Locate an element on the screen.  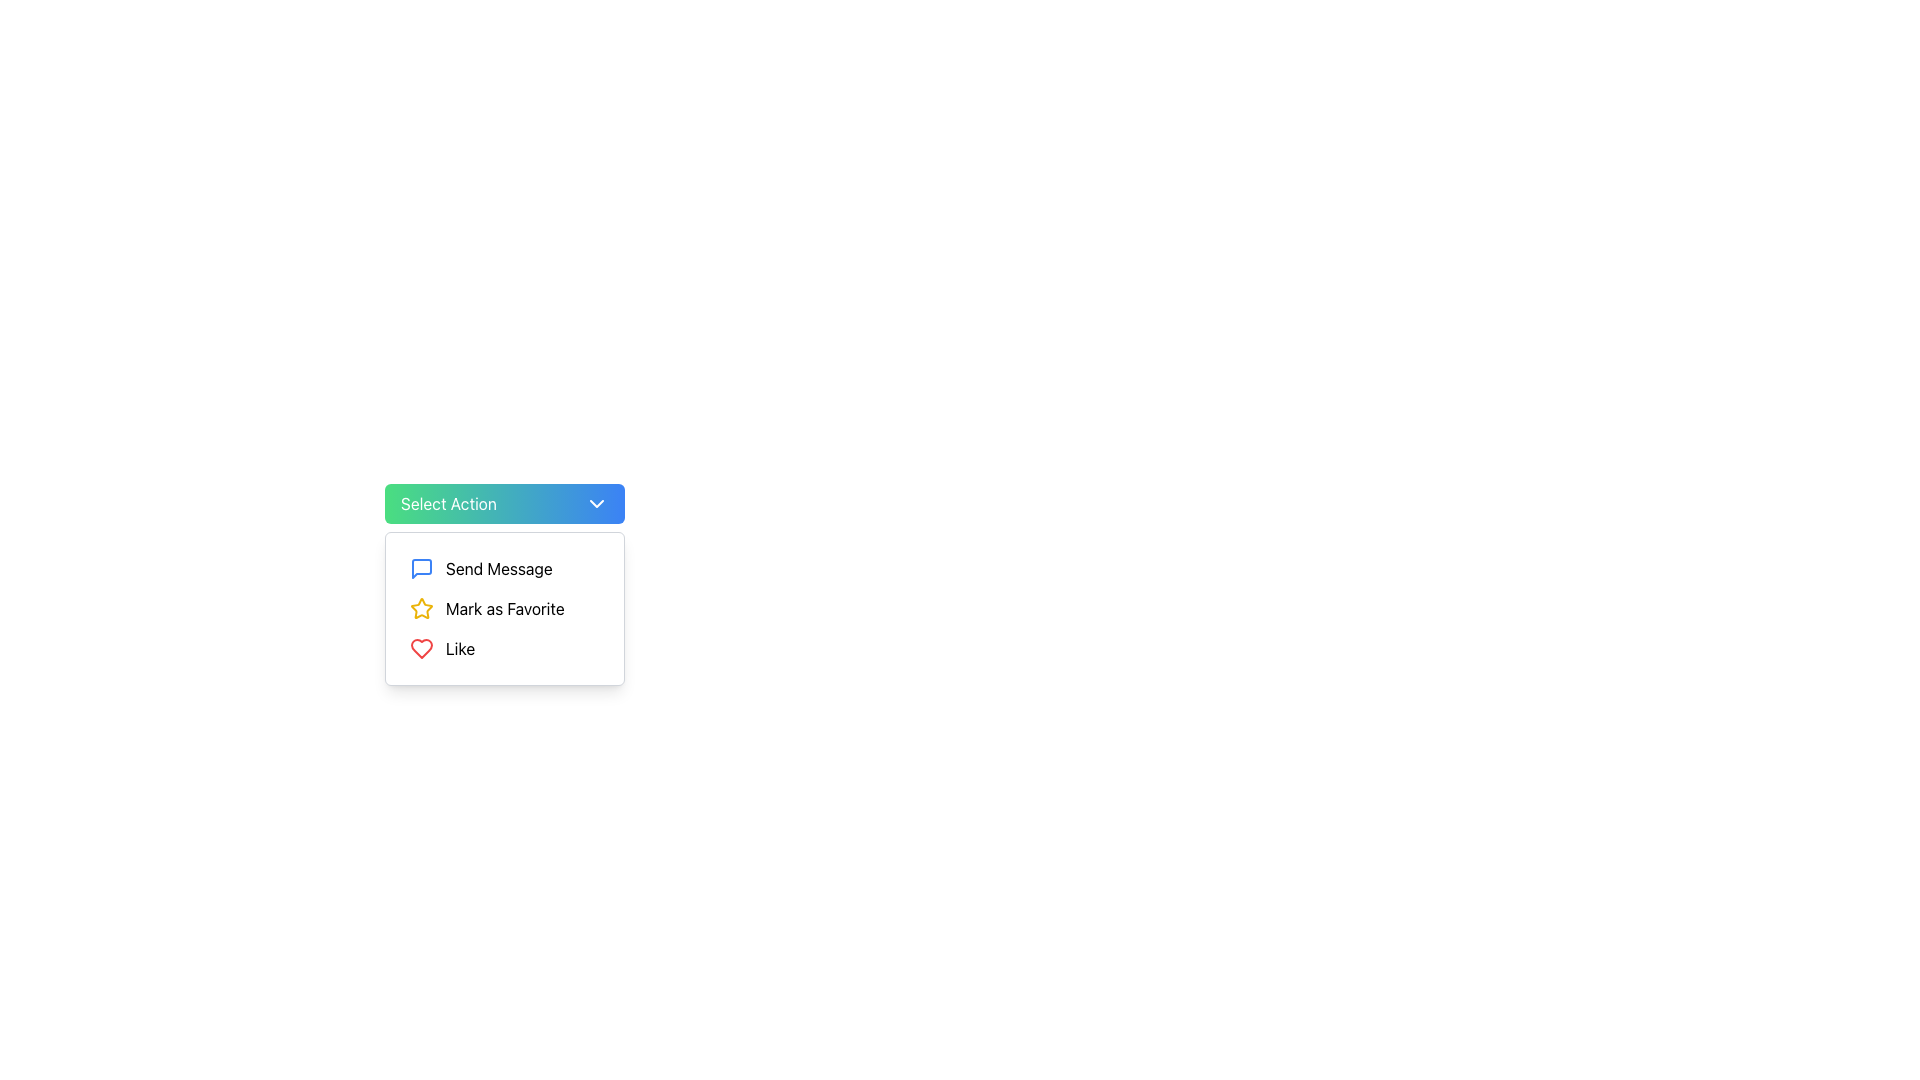
the 'Send Message' icon located at the leftmost side of the 'Send Message' row in the dropdown menu is located at coordinates (421, 569).